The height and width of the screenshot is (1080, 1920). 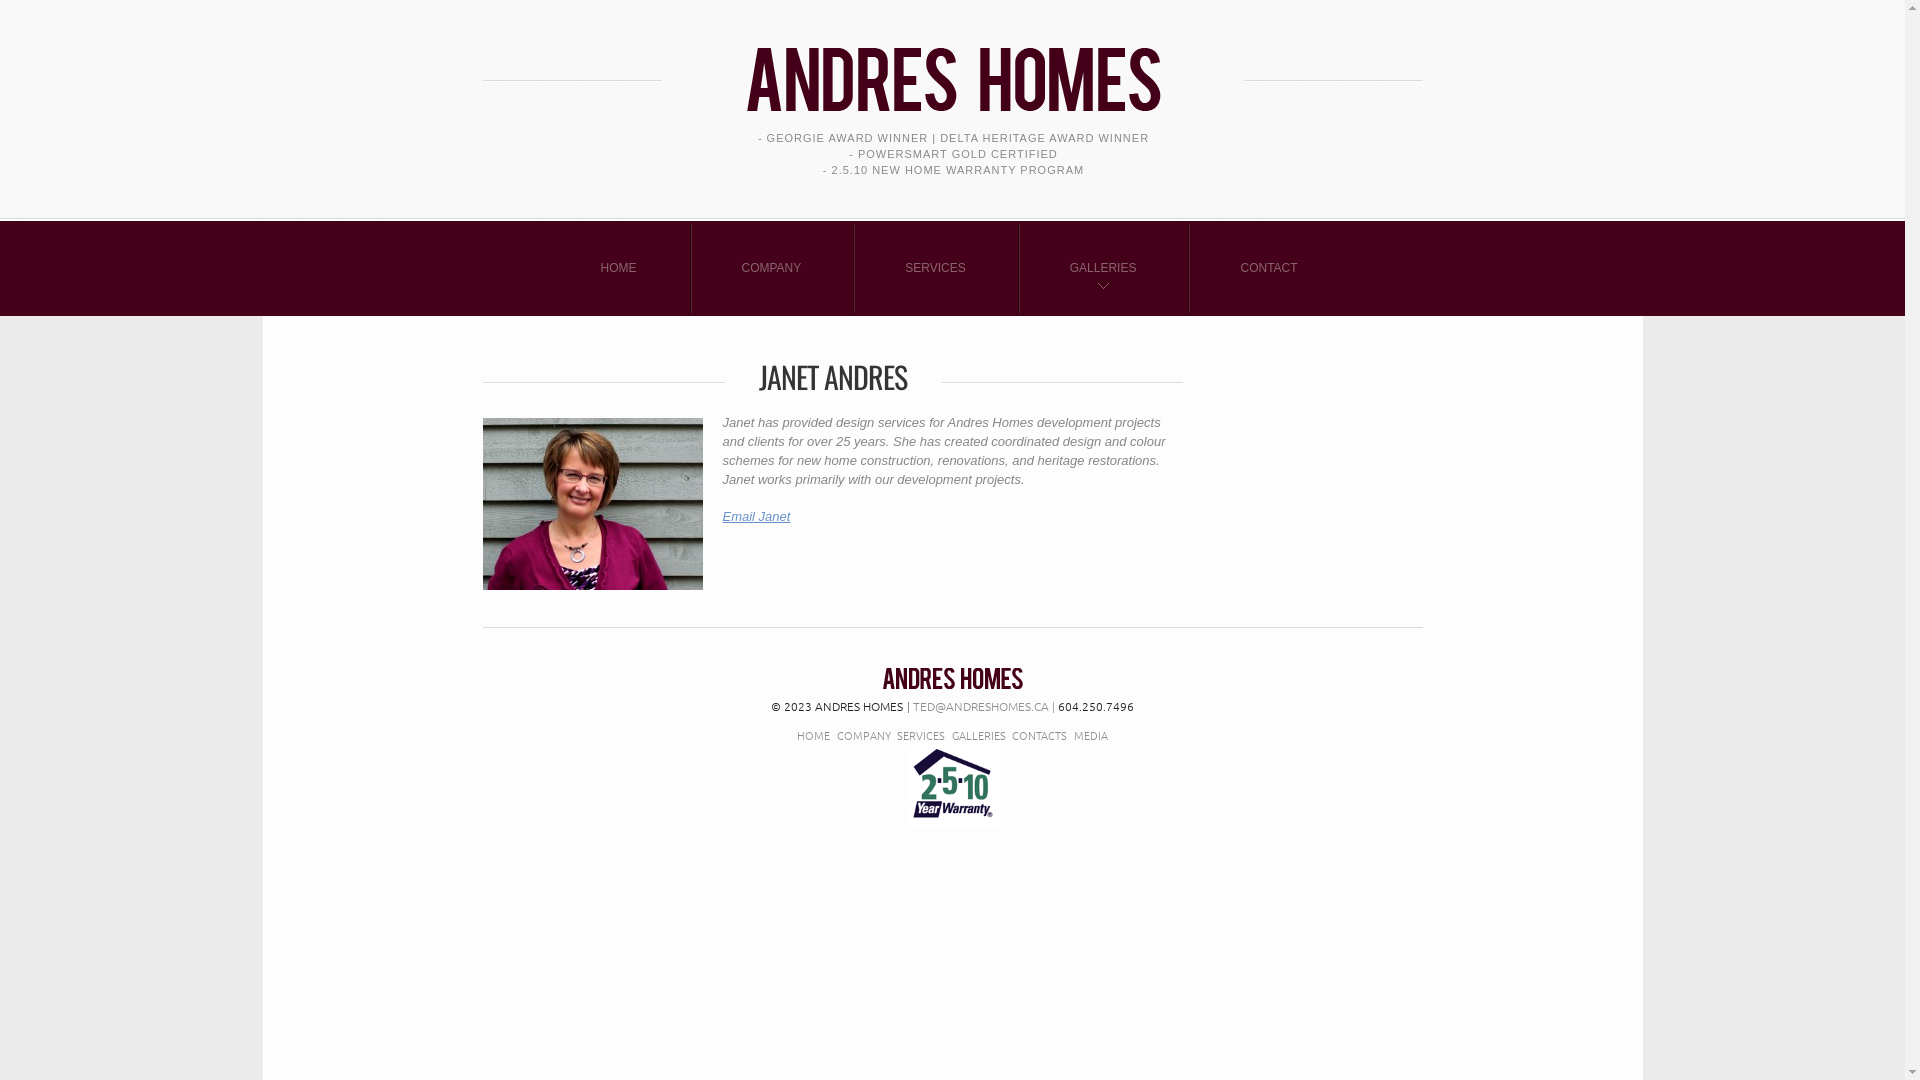 What do you see at coordinates (934, 267) in the screenshot?
I see `'SERVICES'` at bounding box center [934, 267].